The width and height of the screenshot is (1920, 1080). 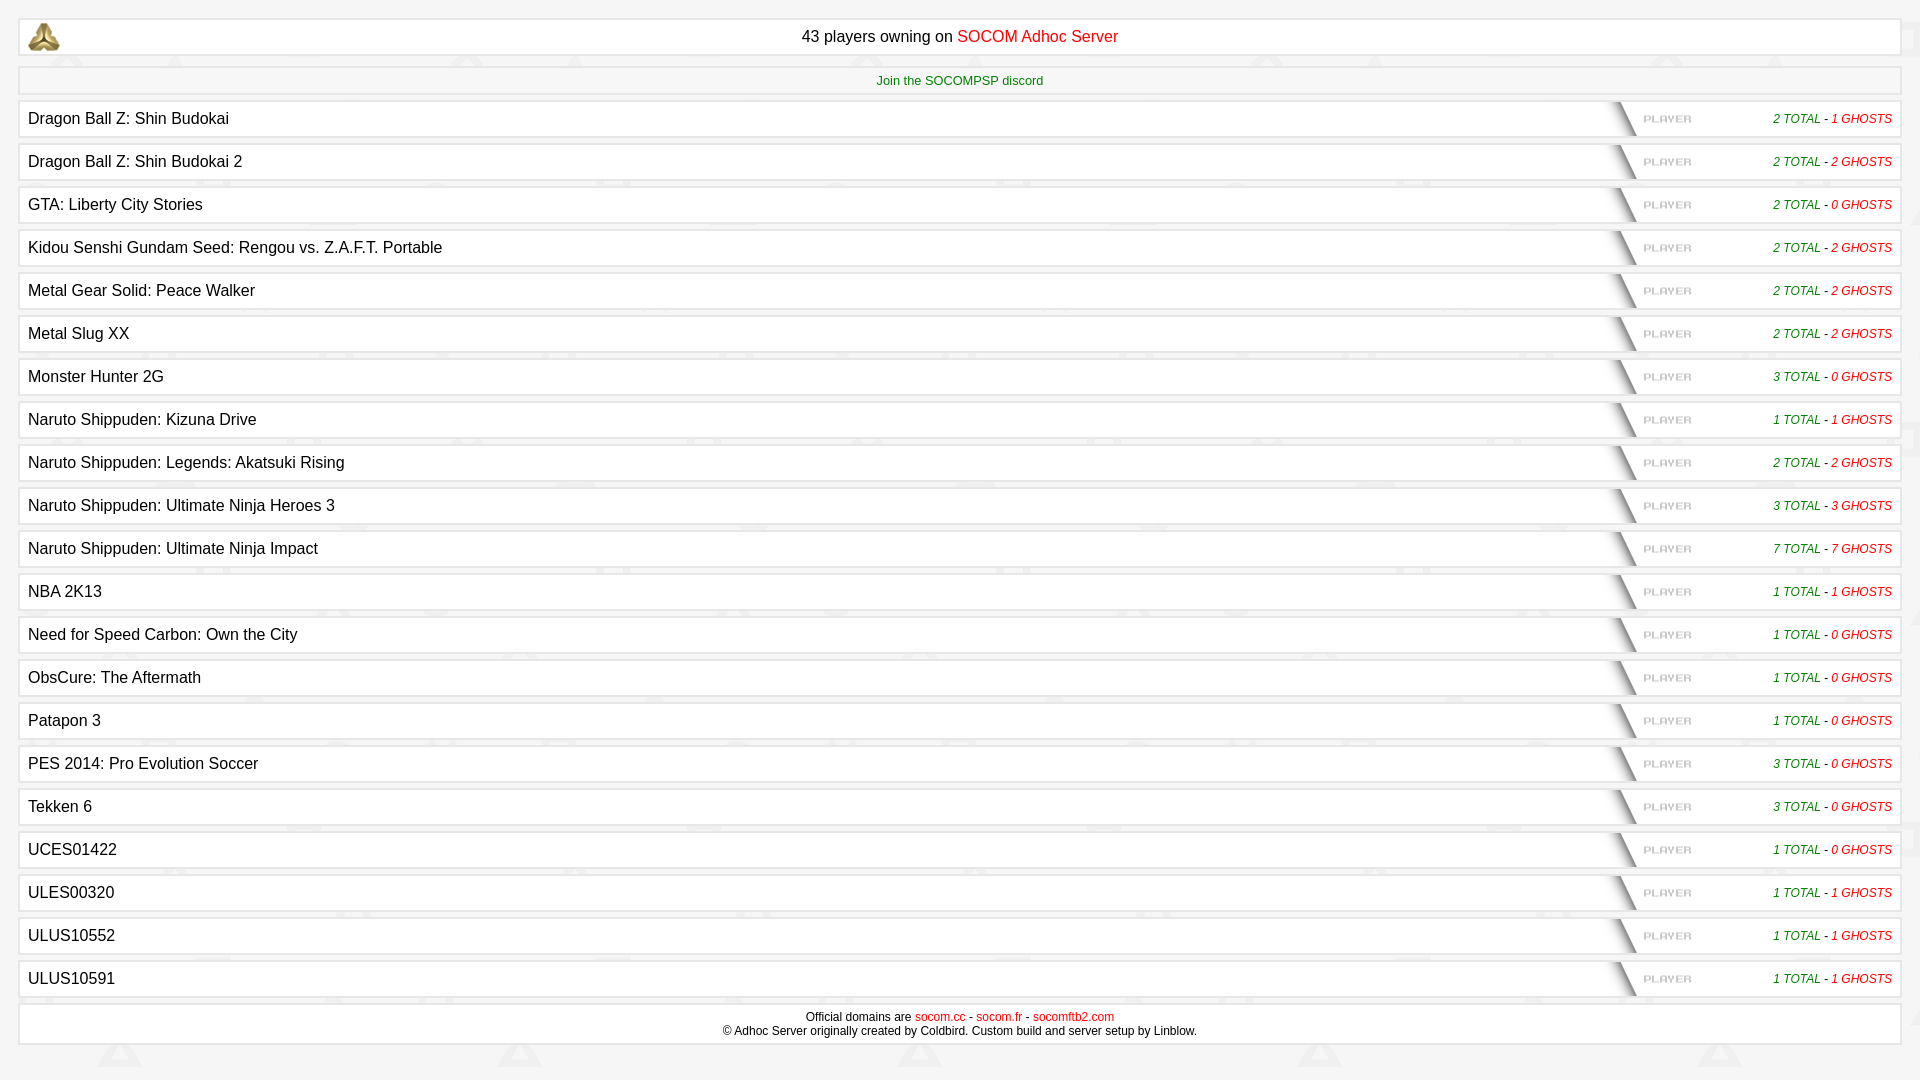 What do you see at coordinates (975, 1017) in the screenshot?
I see `'socom.fr'` at bounding box center [975, 1017].